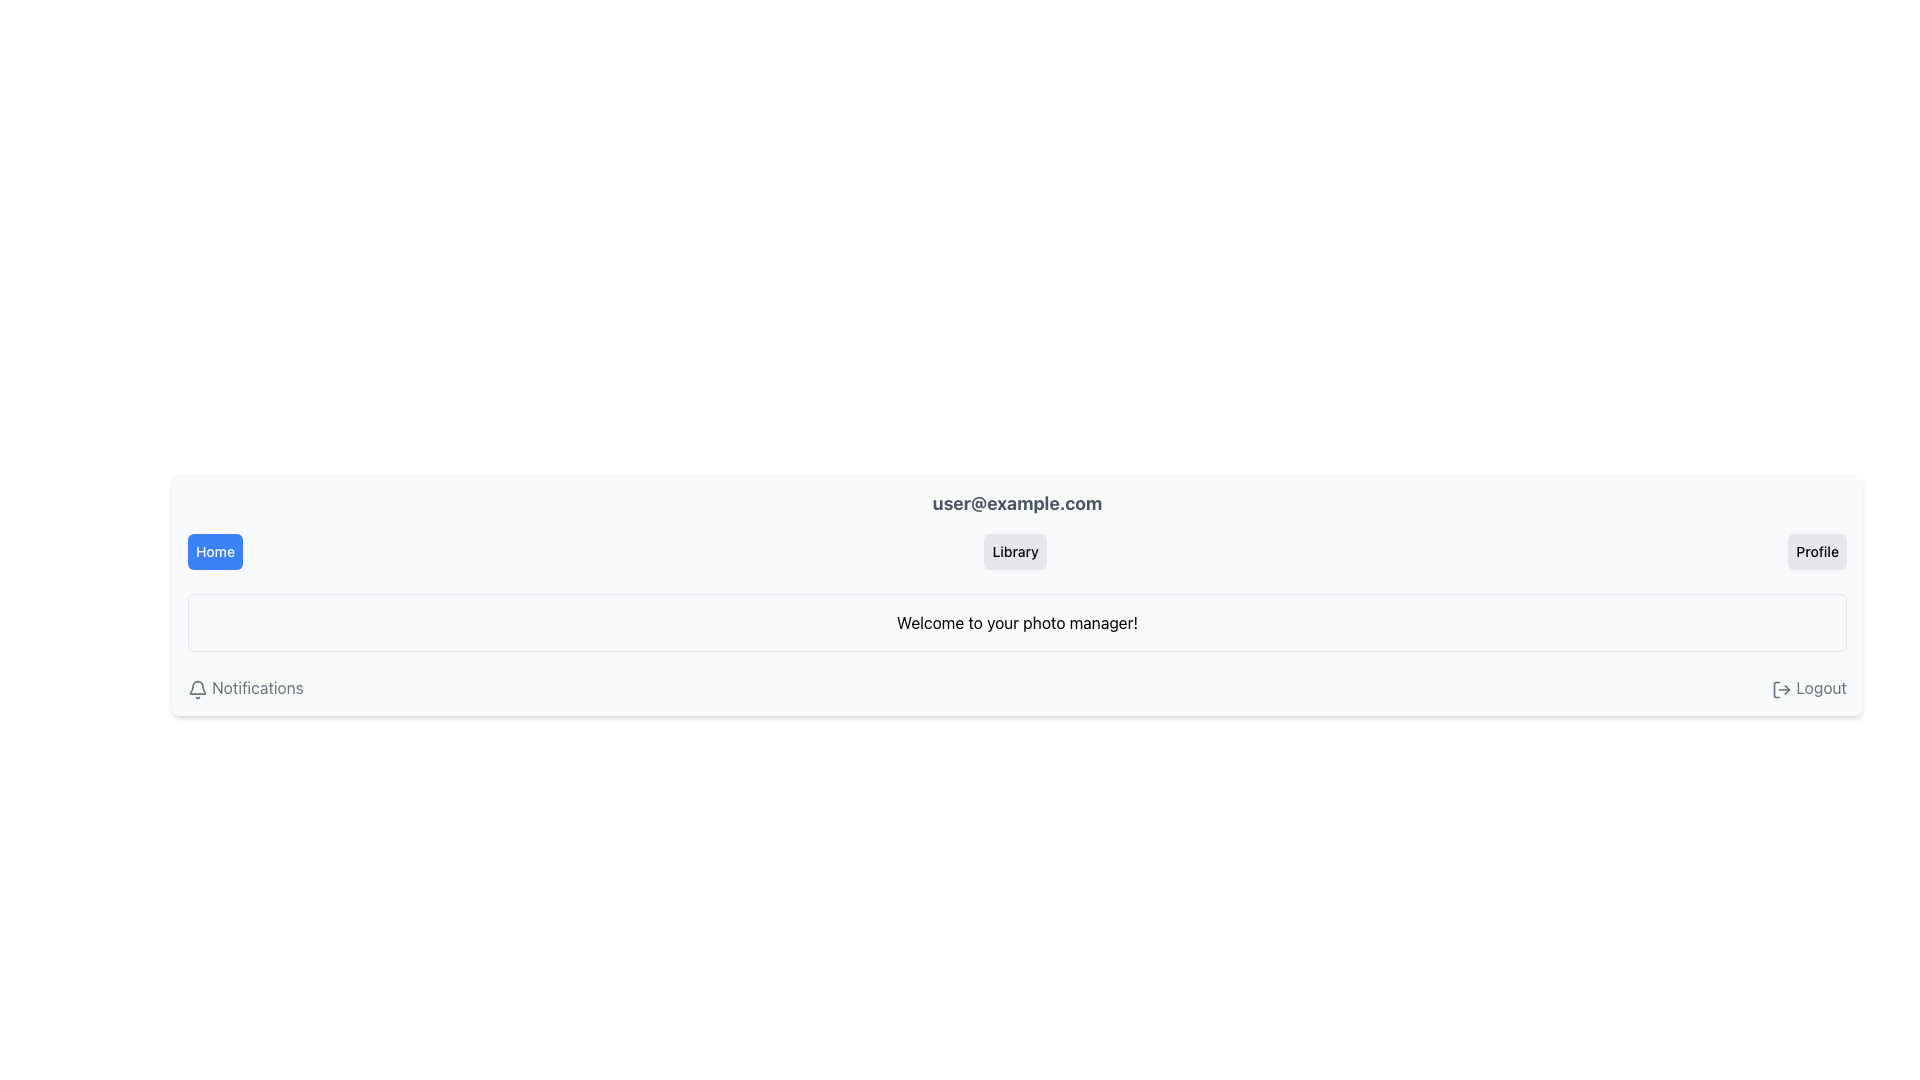 The image size is (1920, 1080). What do you see at coordinates (244, 686) in the screenshot?
I see `the link element that navigates to notifications, located on the lower-left corner of the visible interface, to change its color` at bounding box center [244, 686].